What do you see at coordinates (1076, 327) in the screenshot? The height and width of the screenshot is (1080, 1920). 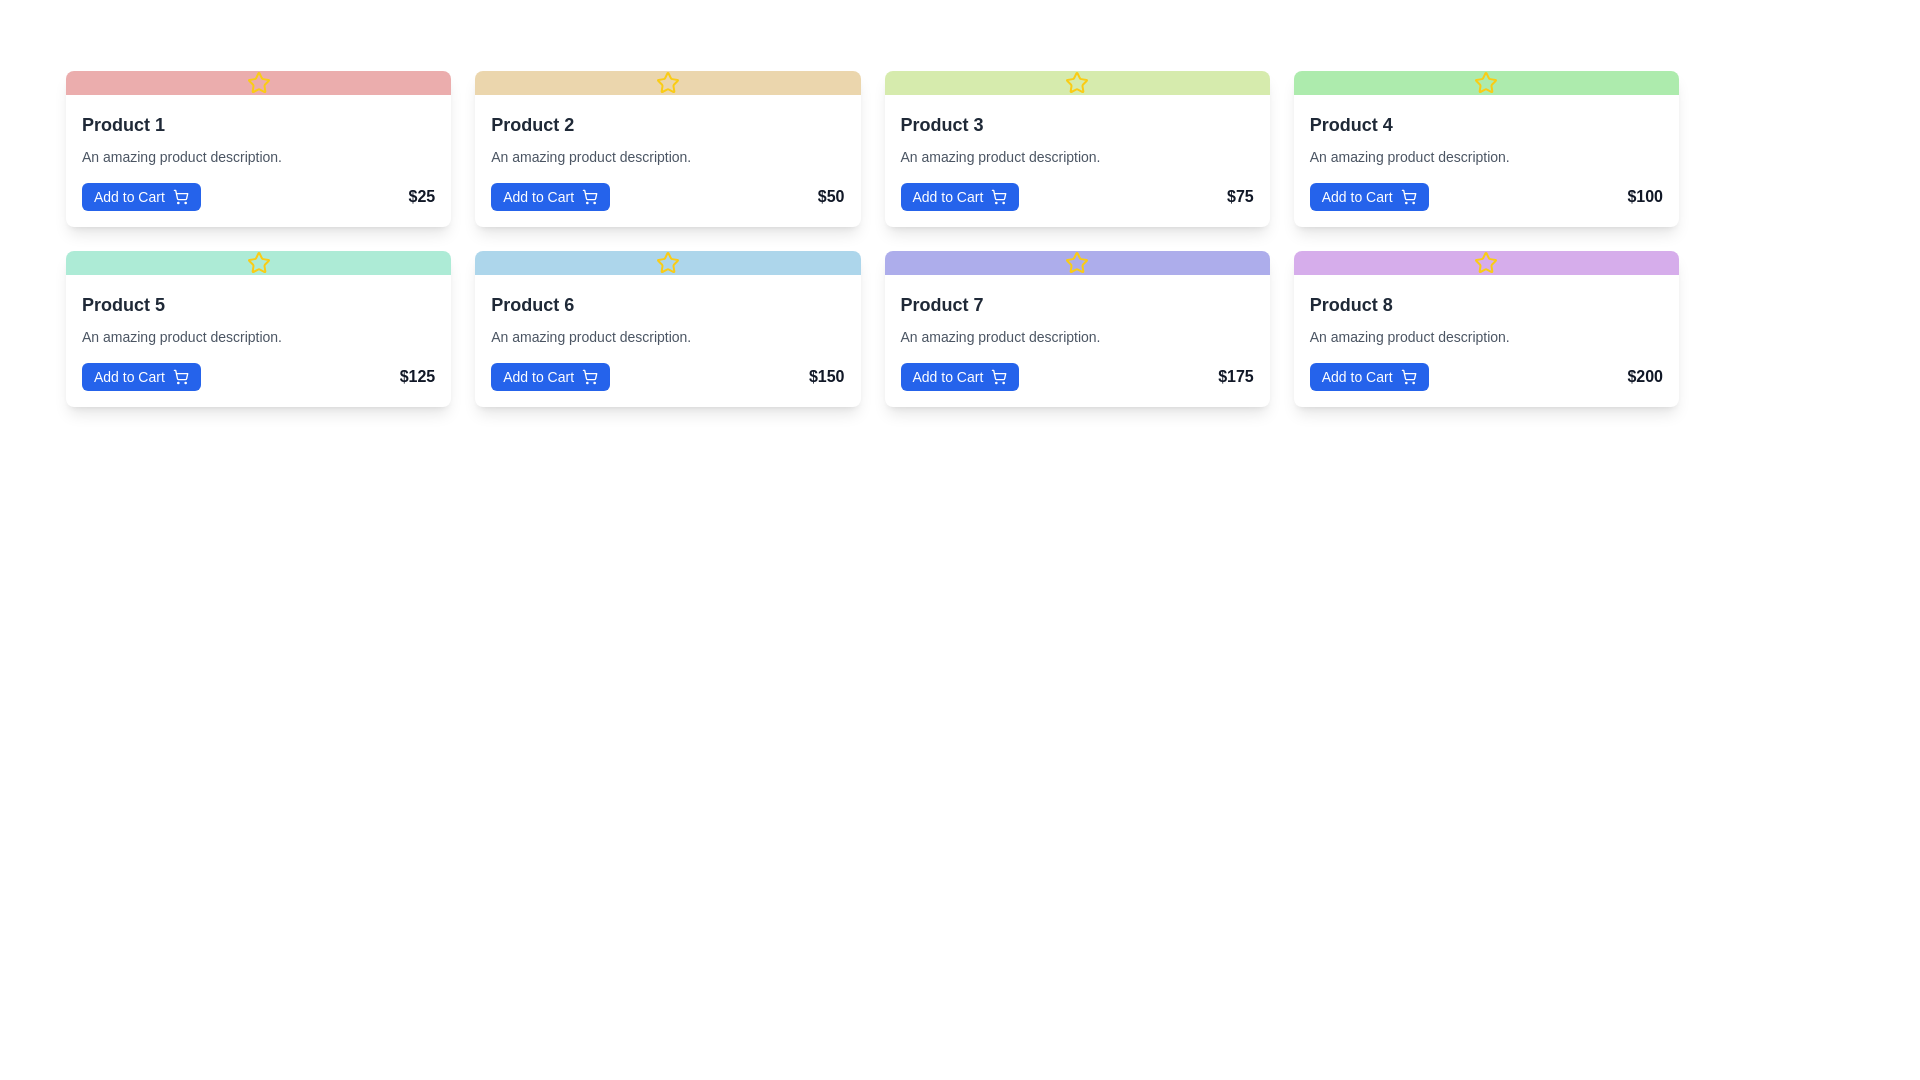 I see `the seventh Product Card in the grid layout, located in the second row and third column` at bounding box center [1076, 327].